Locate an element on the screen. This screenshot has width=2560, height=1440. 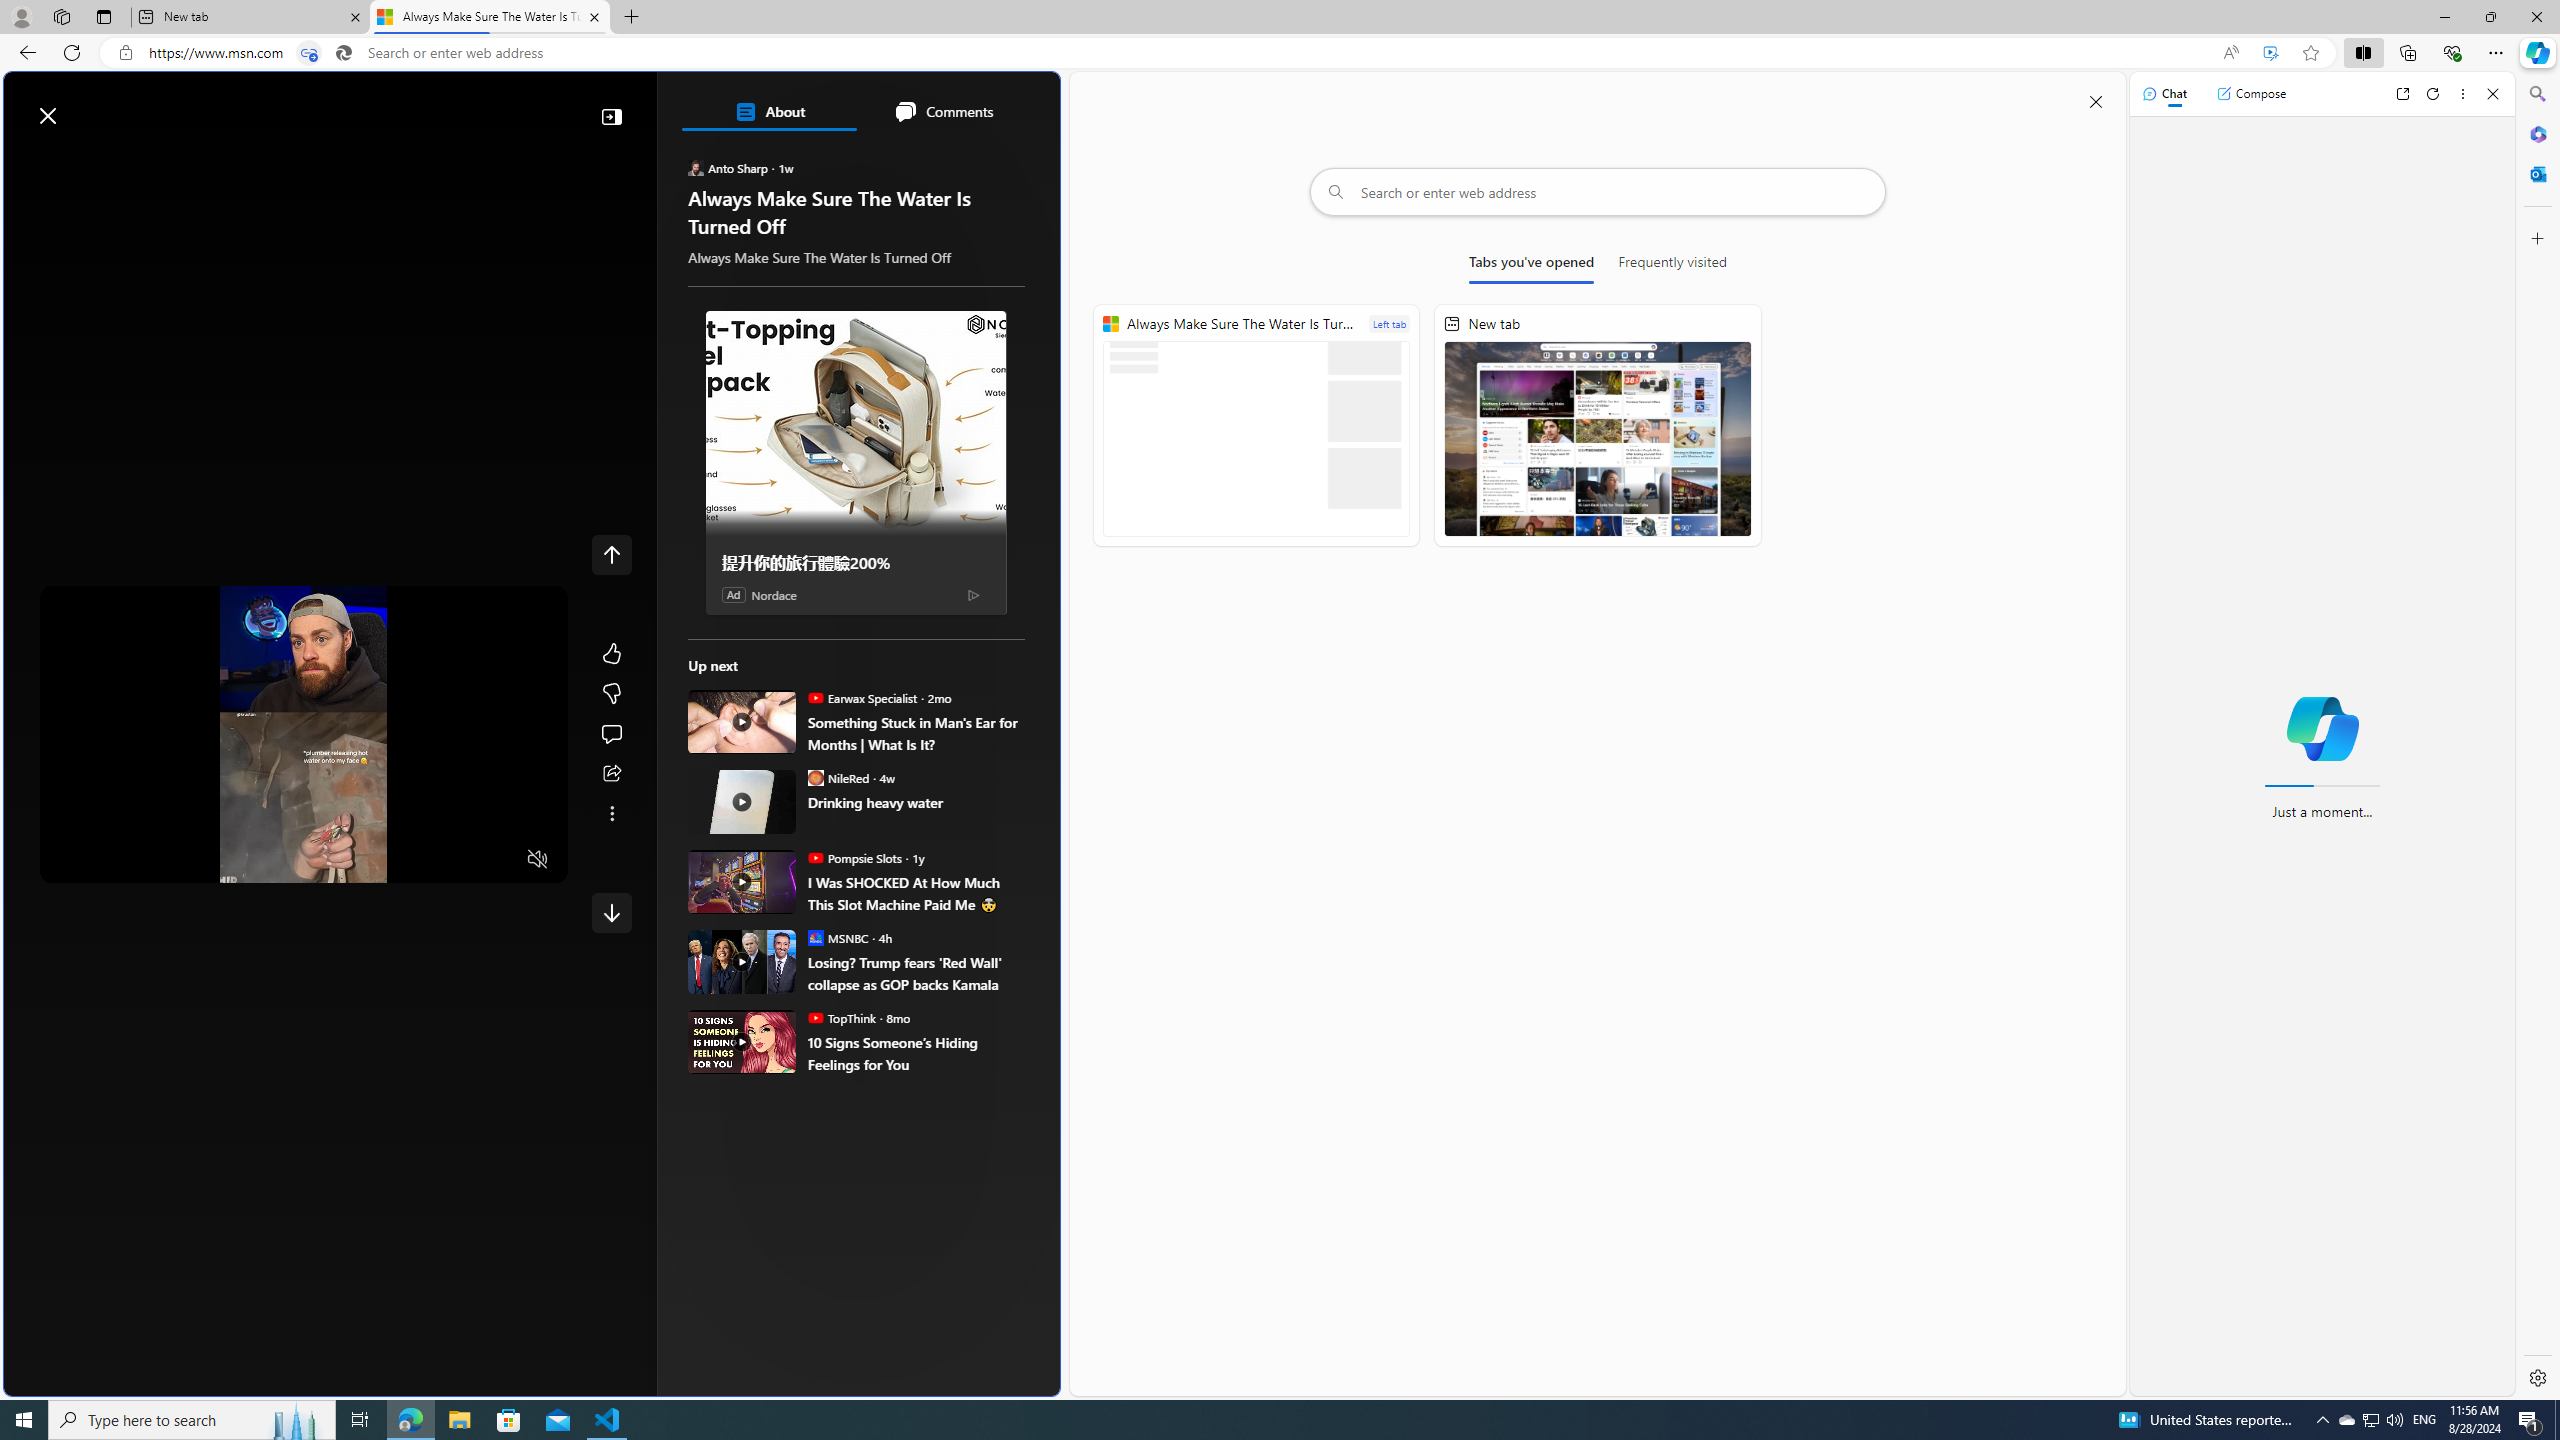
'Captions' is located at coordinates (460, 858).